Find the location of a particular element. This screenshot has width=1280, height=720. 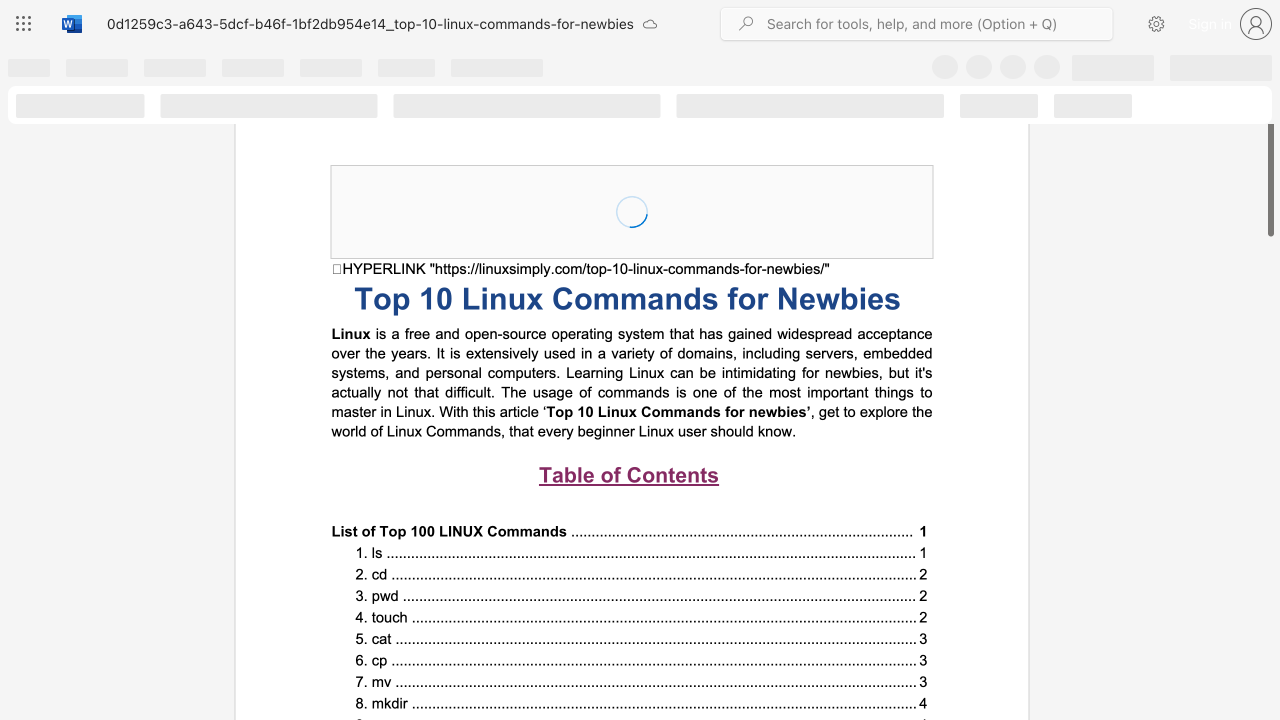

the scrollbar to move the page down is located at coordinates (1269, 608).